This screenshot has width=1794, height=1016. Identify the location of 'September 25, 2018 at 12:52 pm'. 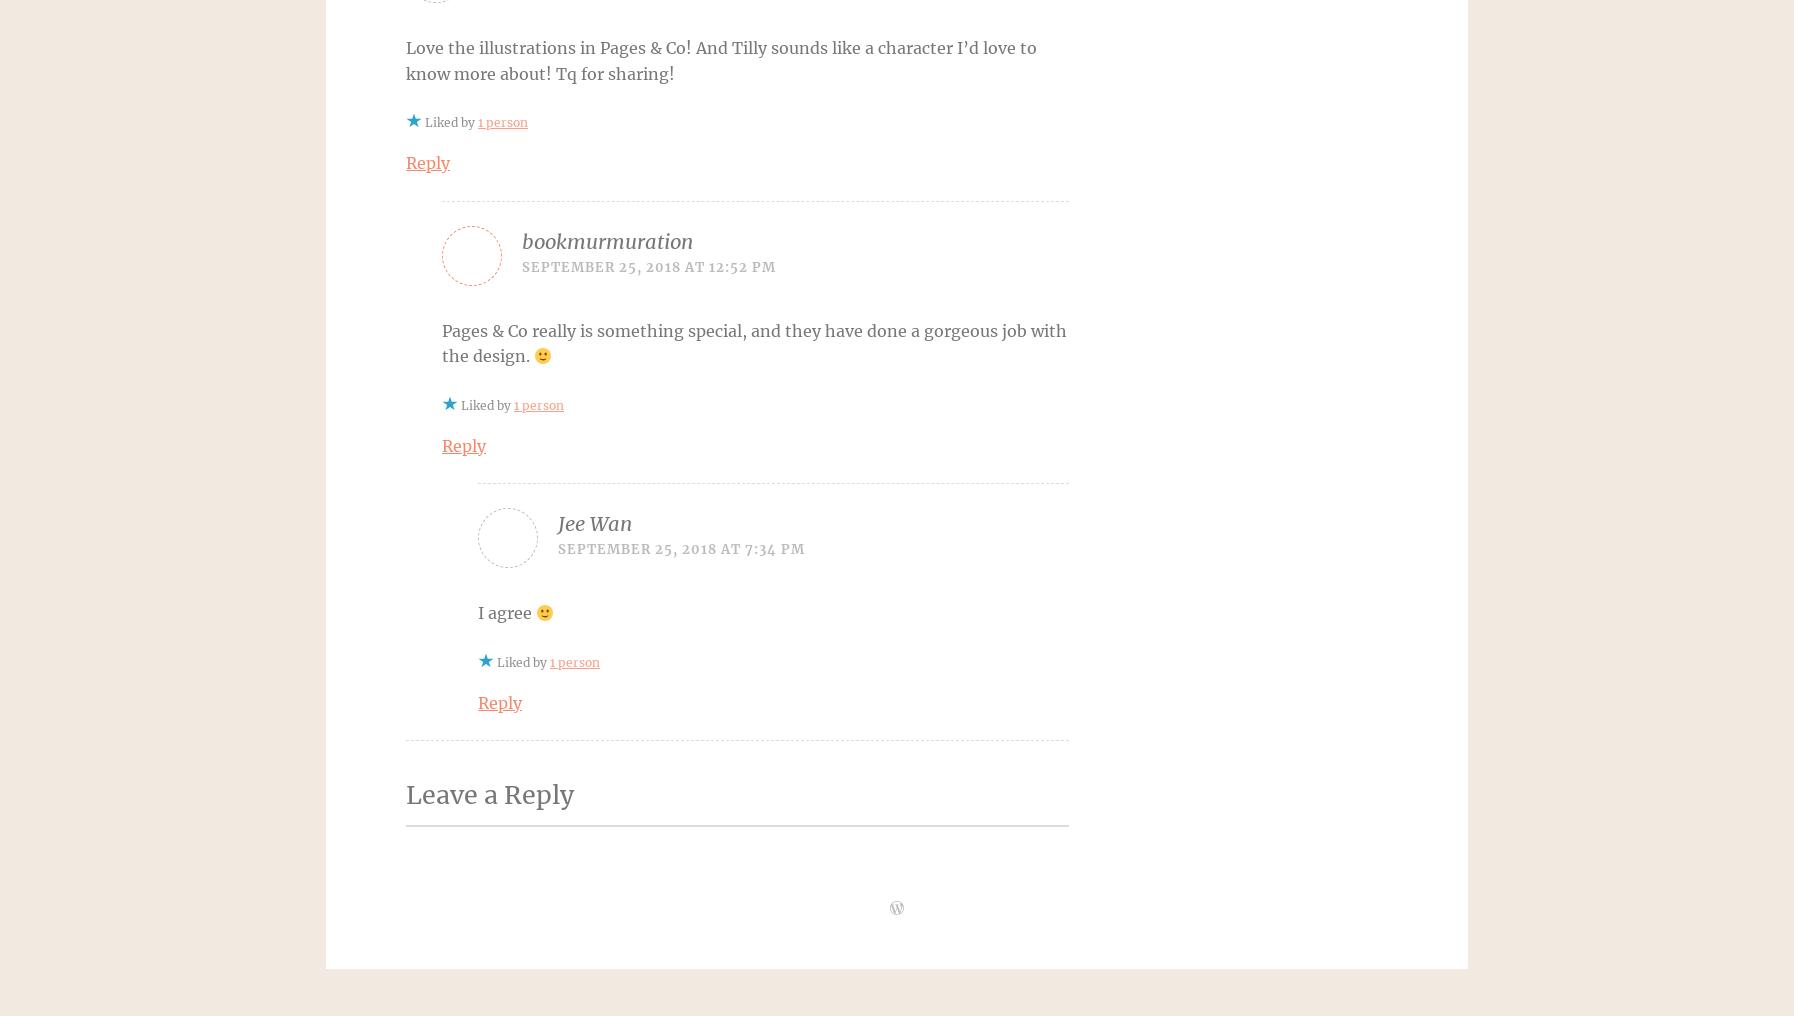
(649, 265).